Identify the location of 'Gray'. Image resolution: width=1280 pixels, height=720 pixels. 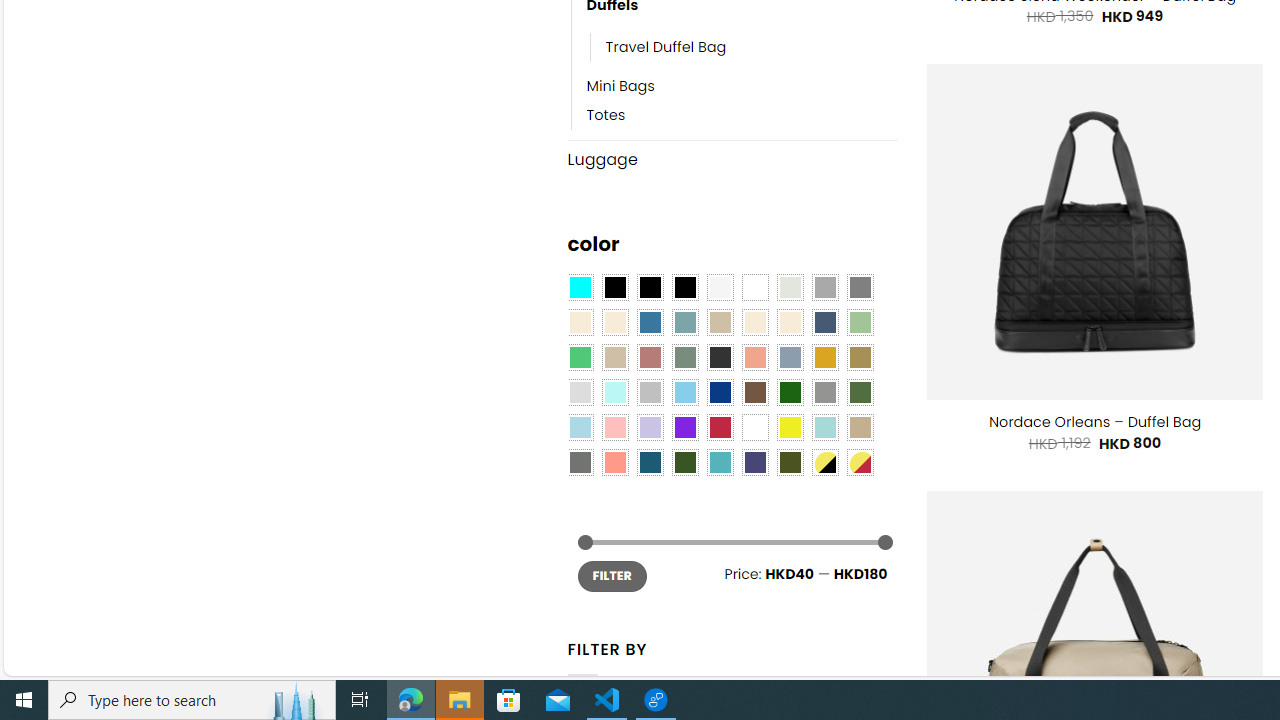
(824, 393).